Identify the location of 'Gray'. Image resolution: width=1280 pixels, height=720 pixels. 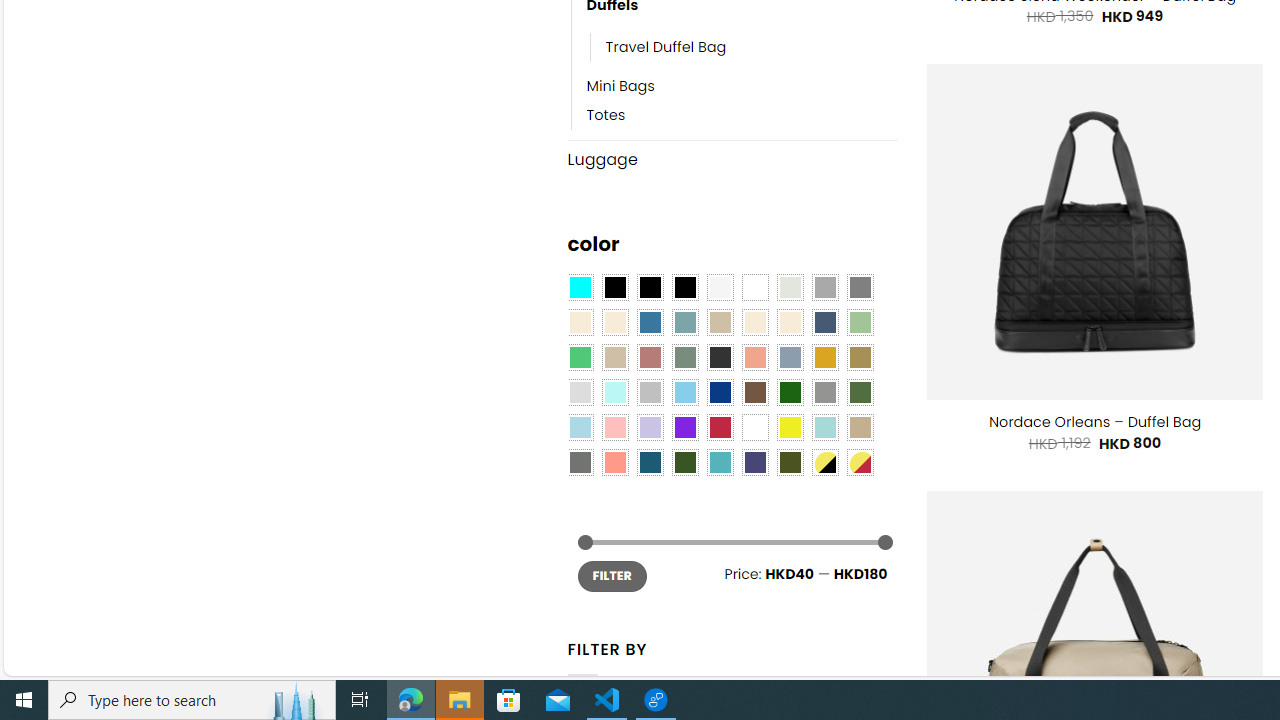
(824, 393).